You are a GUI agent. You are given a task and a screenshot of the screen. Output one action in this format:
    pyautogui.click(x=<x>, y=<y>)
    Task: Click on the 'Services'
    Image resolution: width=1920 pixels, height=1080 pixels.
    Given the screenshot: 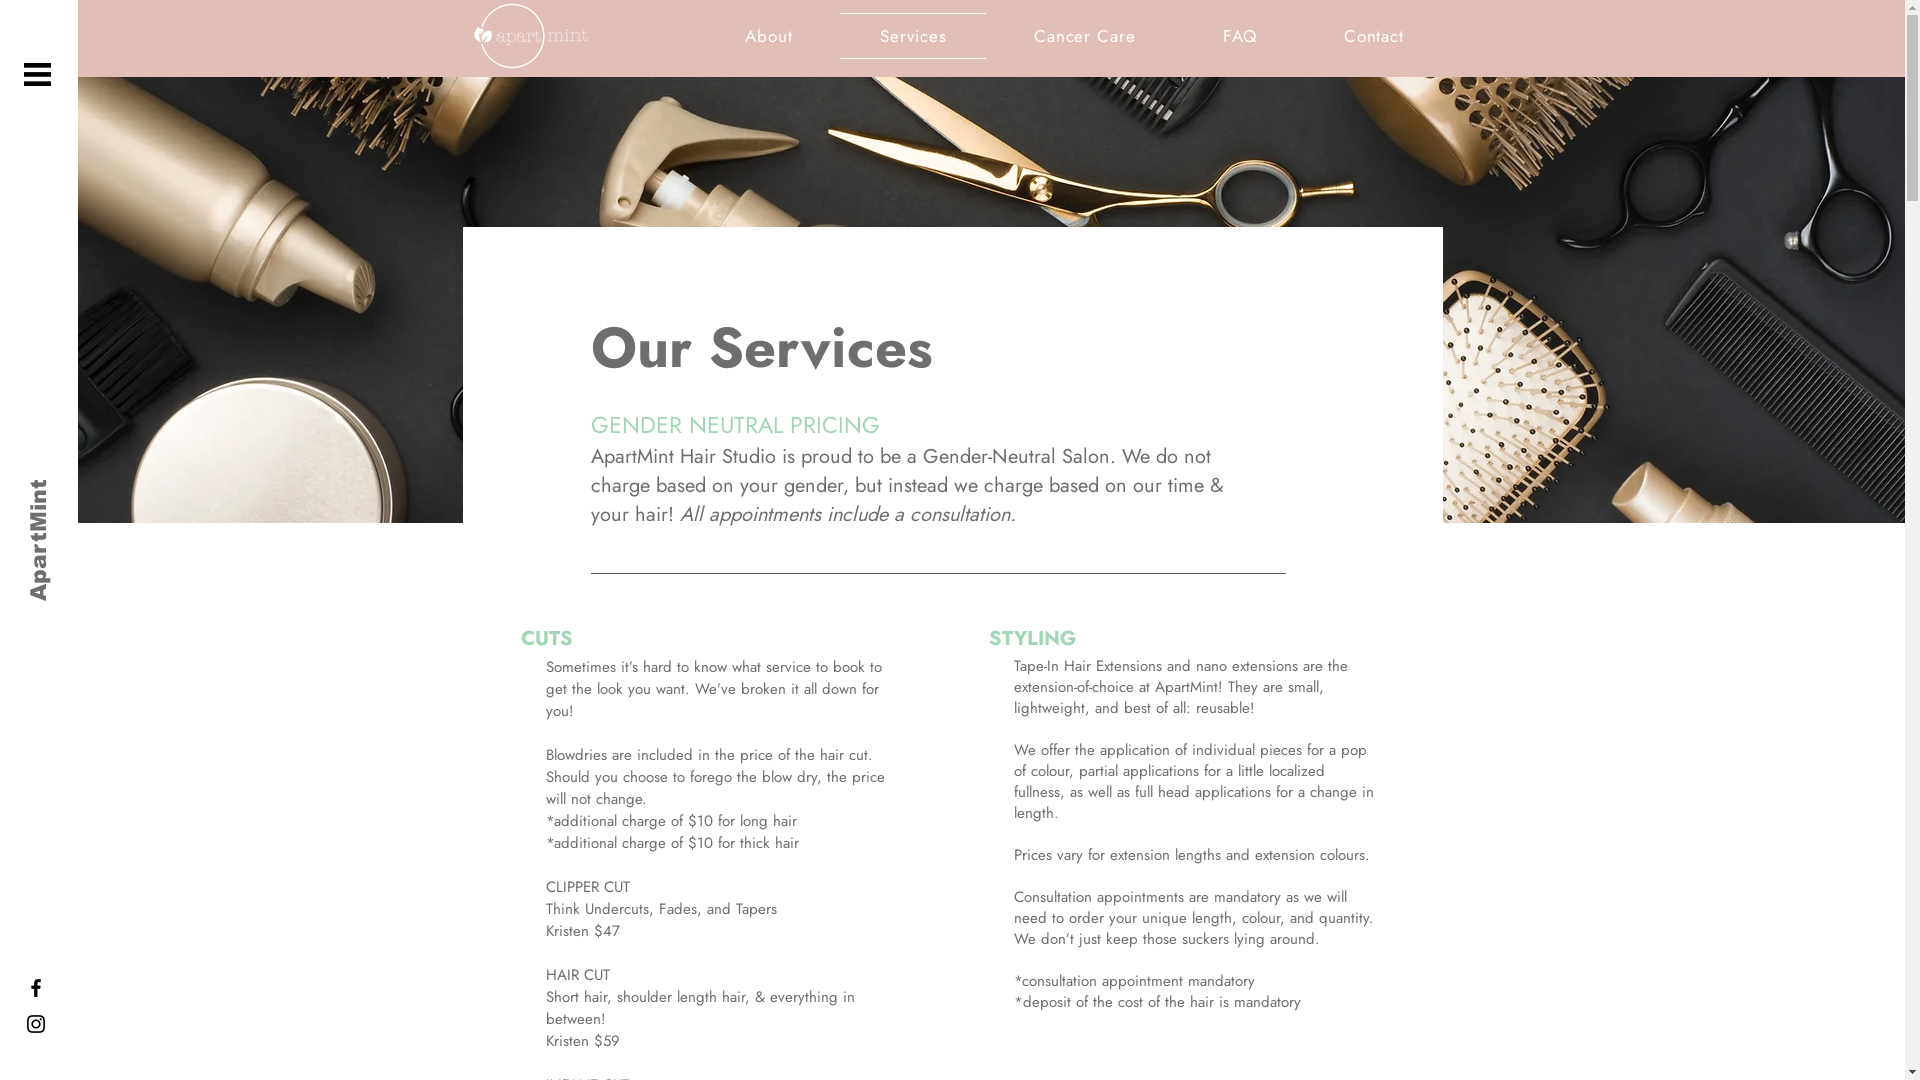 What is the action you would take?
    pyautogui.click(x=911, y=35)
    